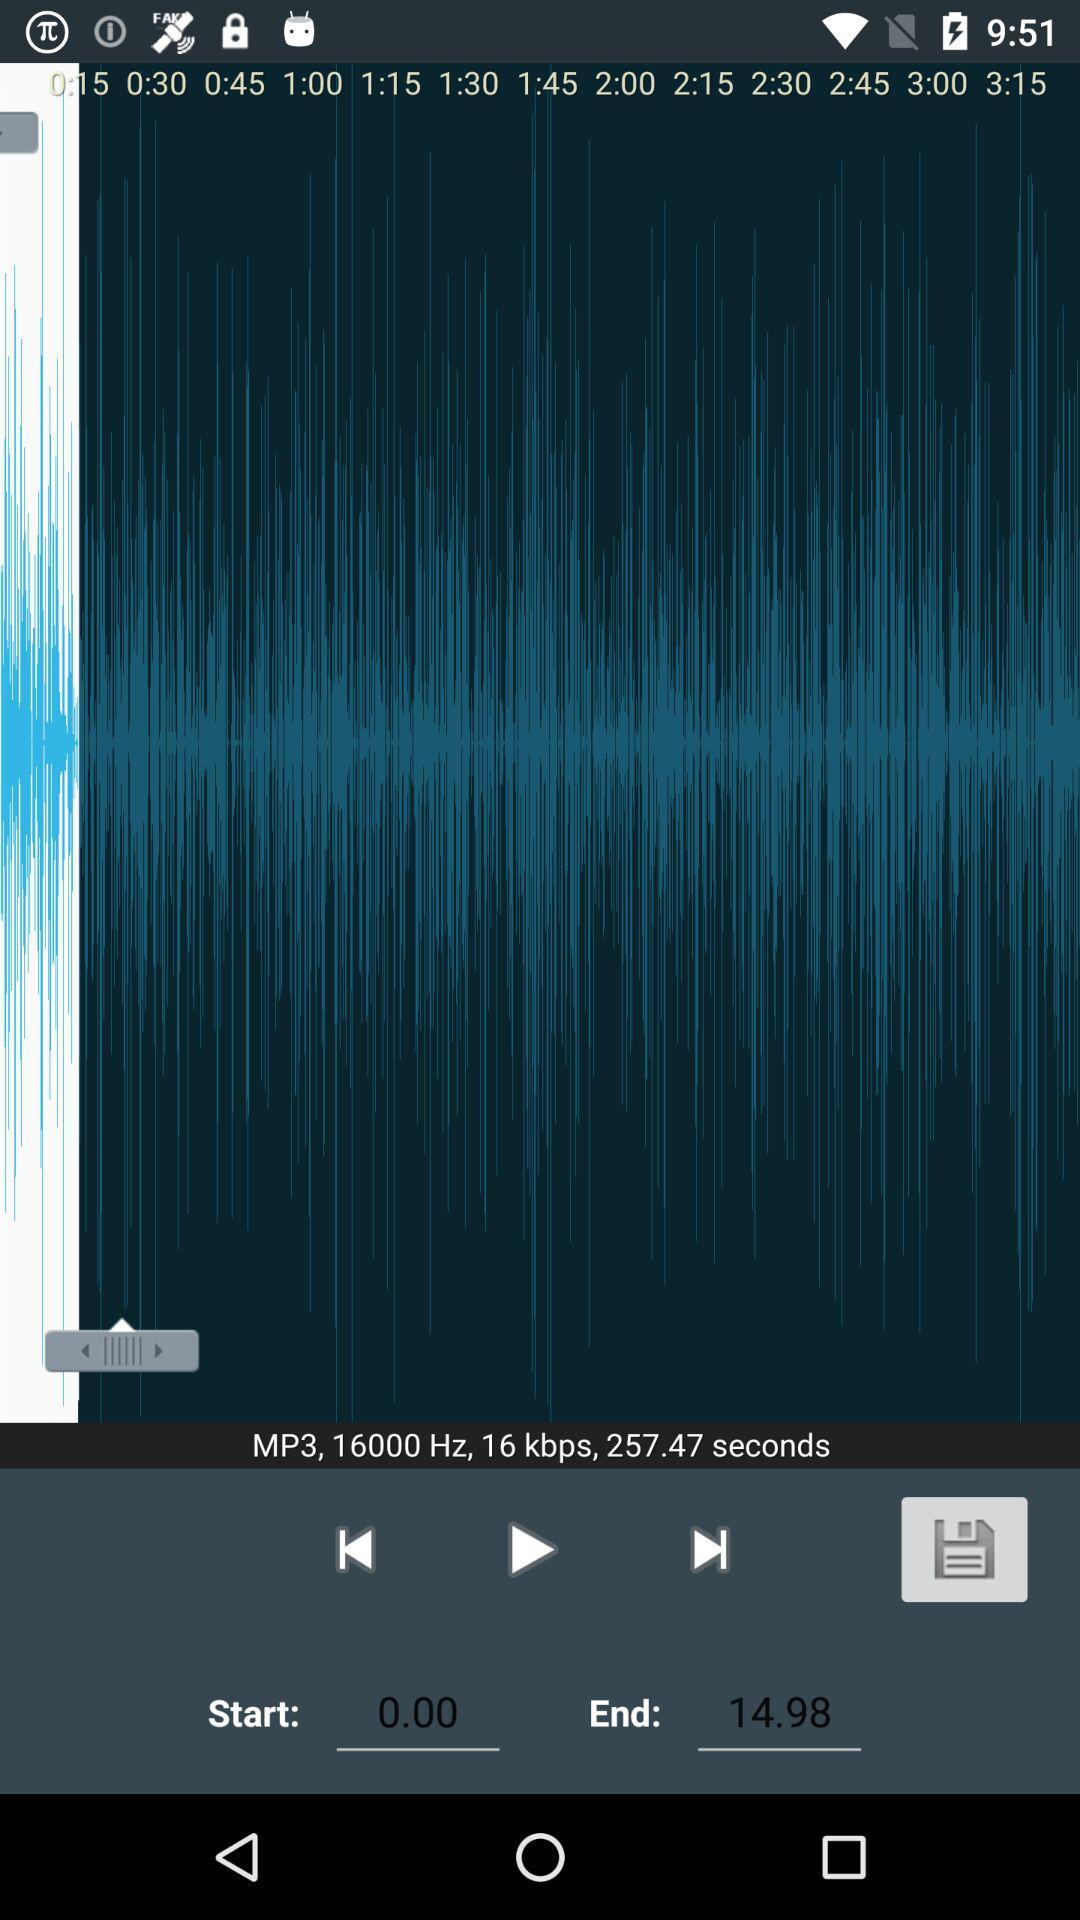 The width and height of the screenshot is (1080, 1920). I want to click on the save icon at the bottom right of the page, so click(963, 1548).